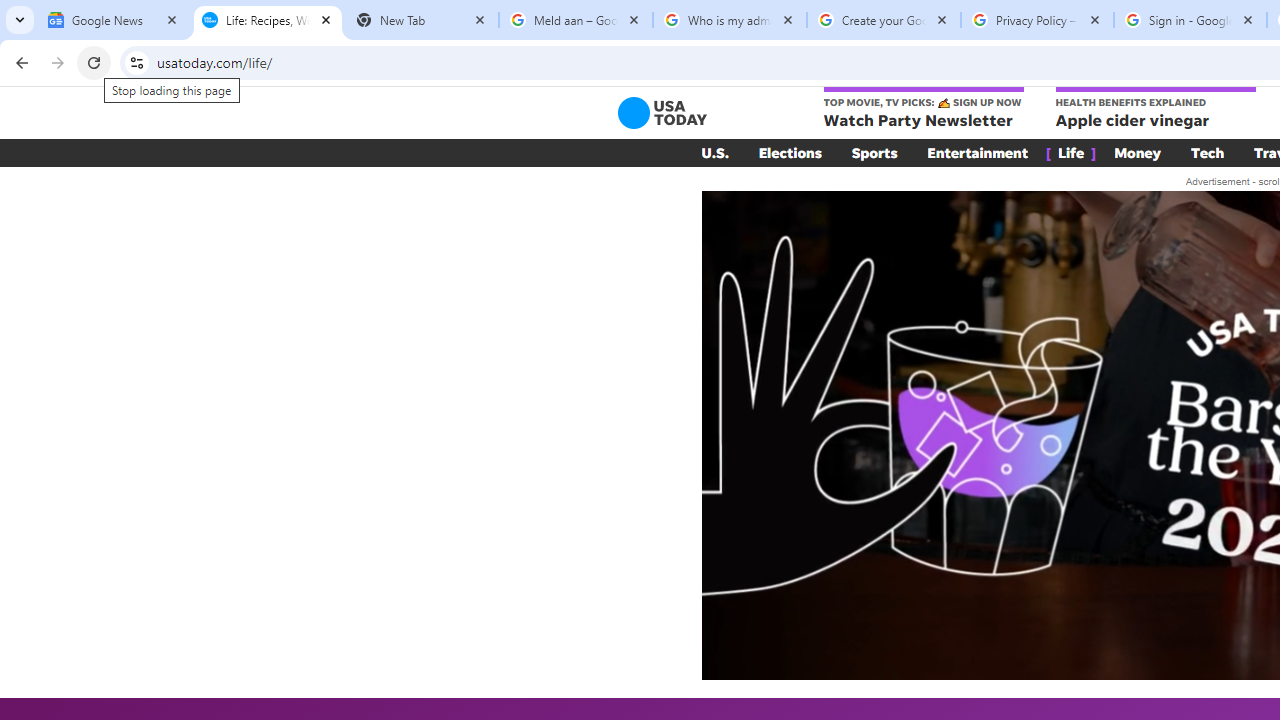 This screenshot has height=720, width=1280. I want to click on 'Sports', so click(874, 152).